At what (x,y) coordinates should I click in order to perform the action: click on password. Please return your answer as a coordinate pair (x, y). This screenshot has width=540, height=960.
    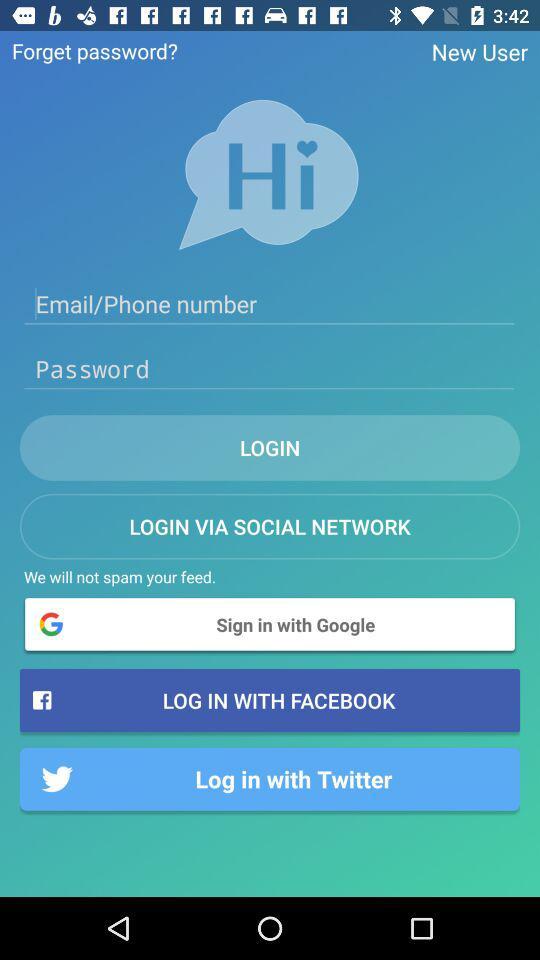
    Looking at the image, I should click on (270, 368).